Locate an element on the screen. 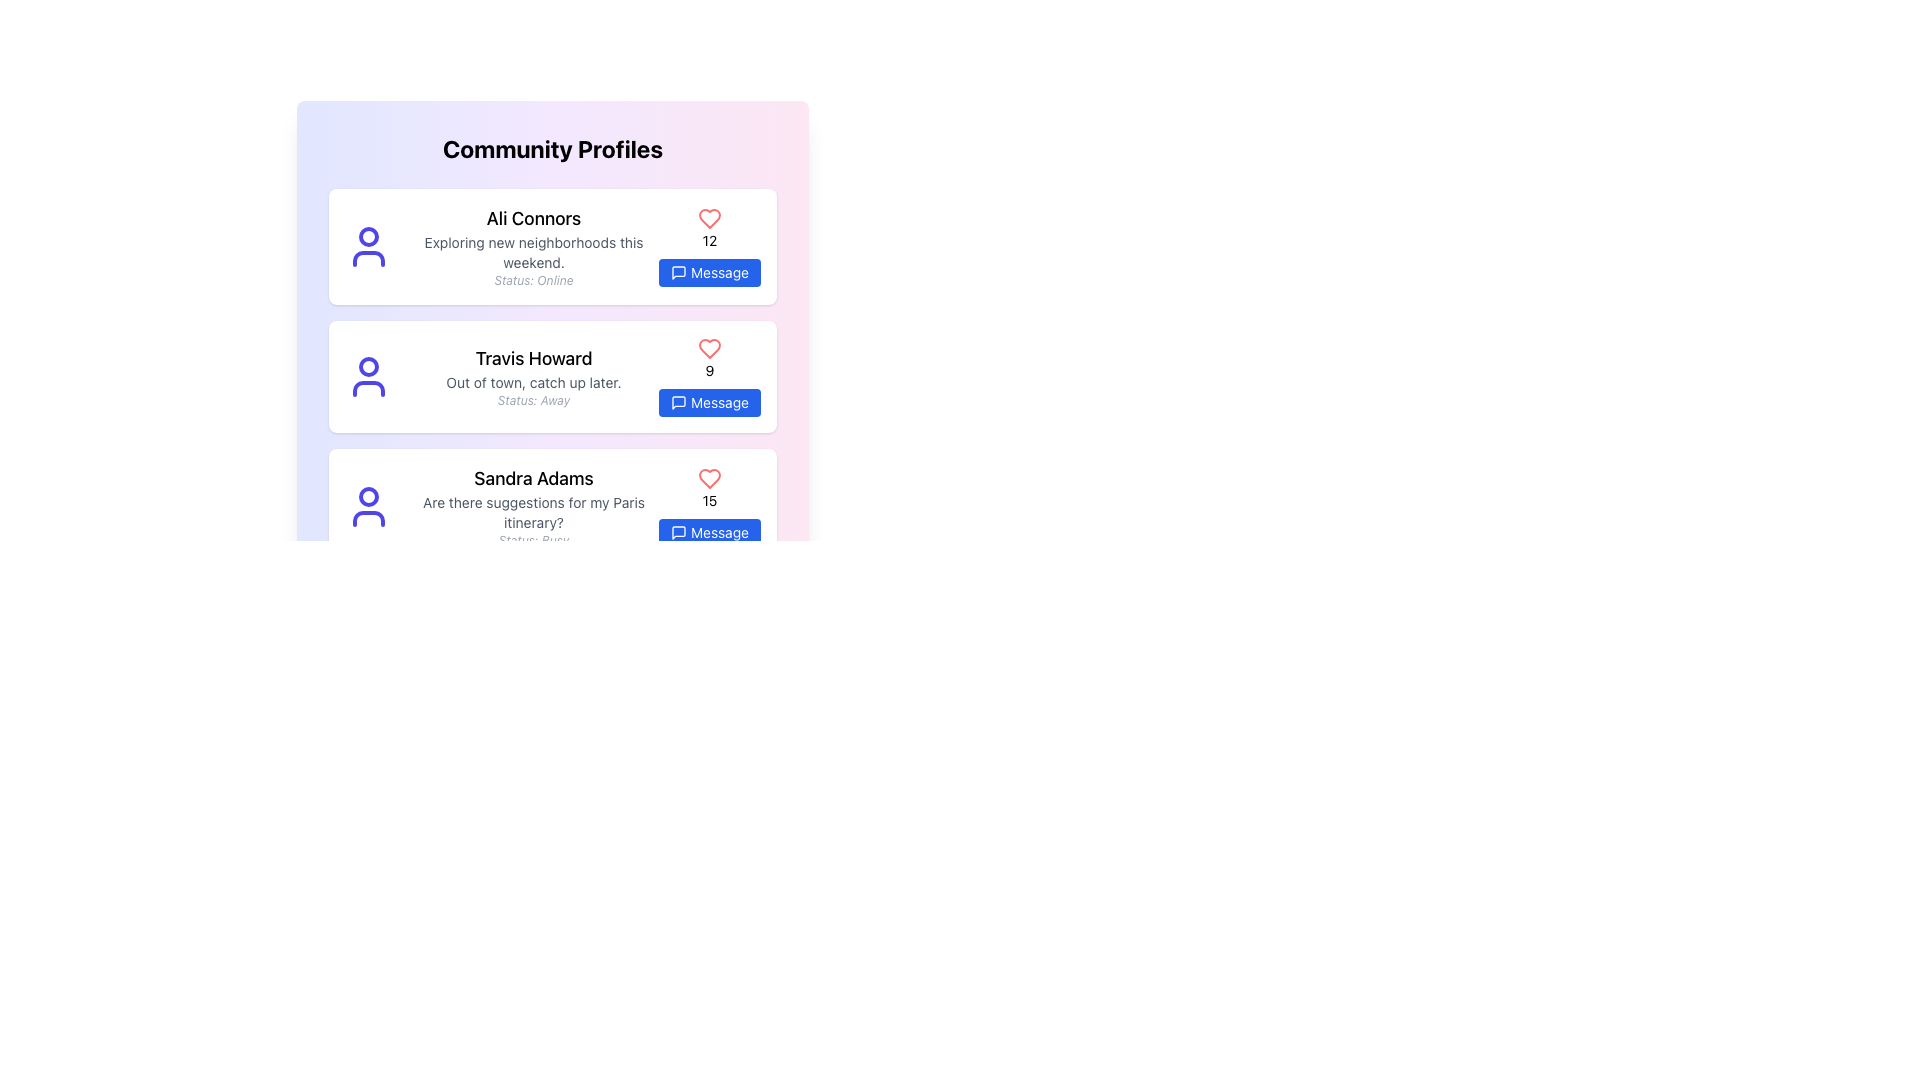 This screenshot has height=1080, width=1920. the heart icon located in the top-right corner of the third profile card in the 'Community Profiles' section to mark it as liked is located at coordinates (710, 478).